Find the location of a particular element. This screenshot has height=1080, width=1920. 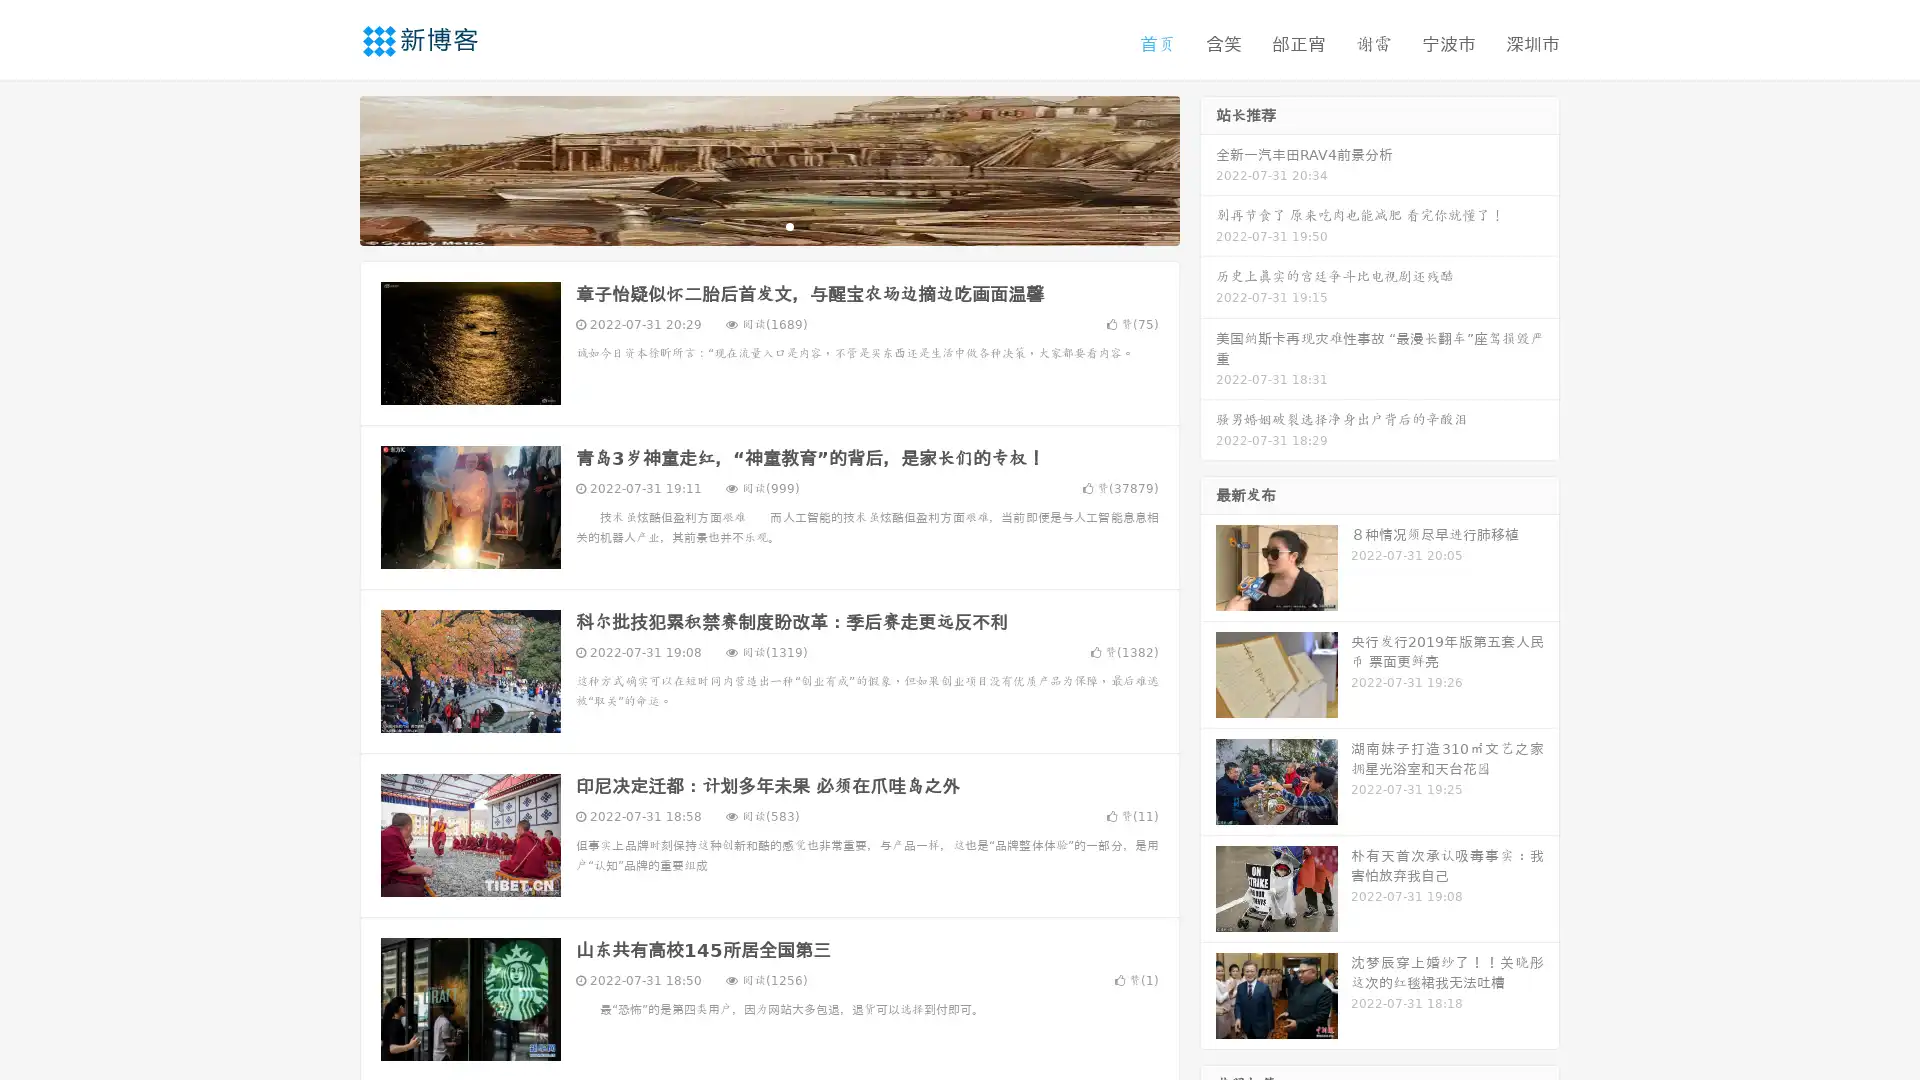

Go to slide 3 is located at coordinates (789, 225).